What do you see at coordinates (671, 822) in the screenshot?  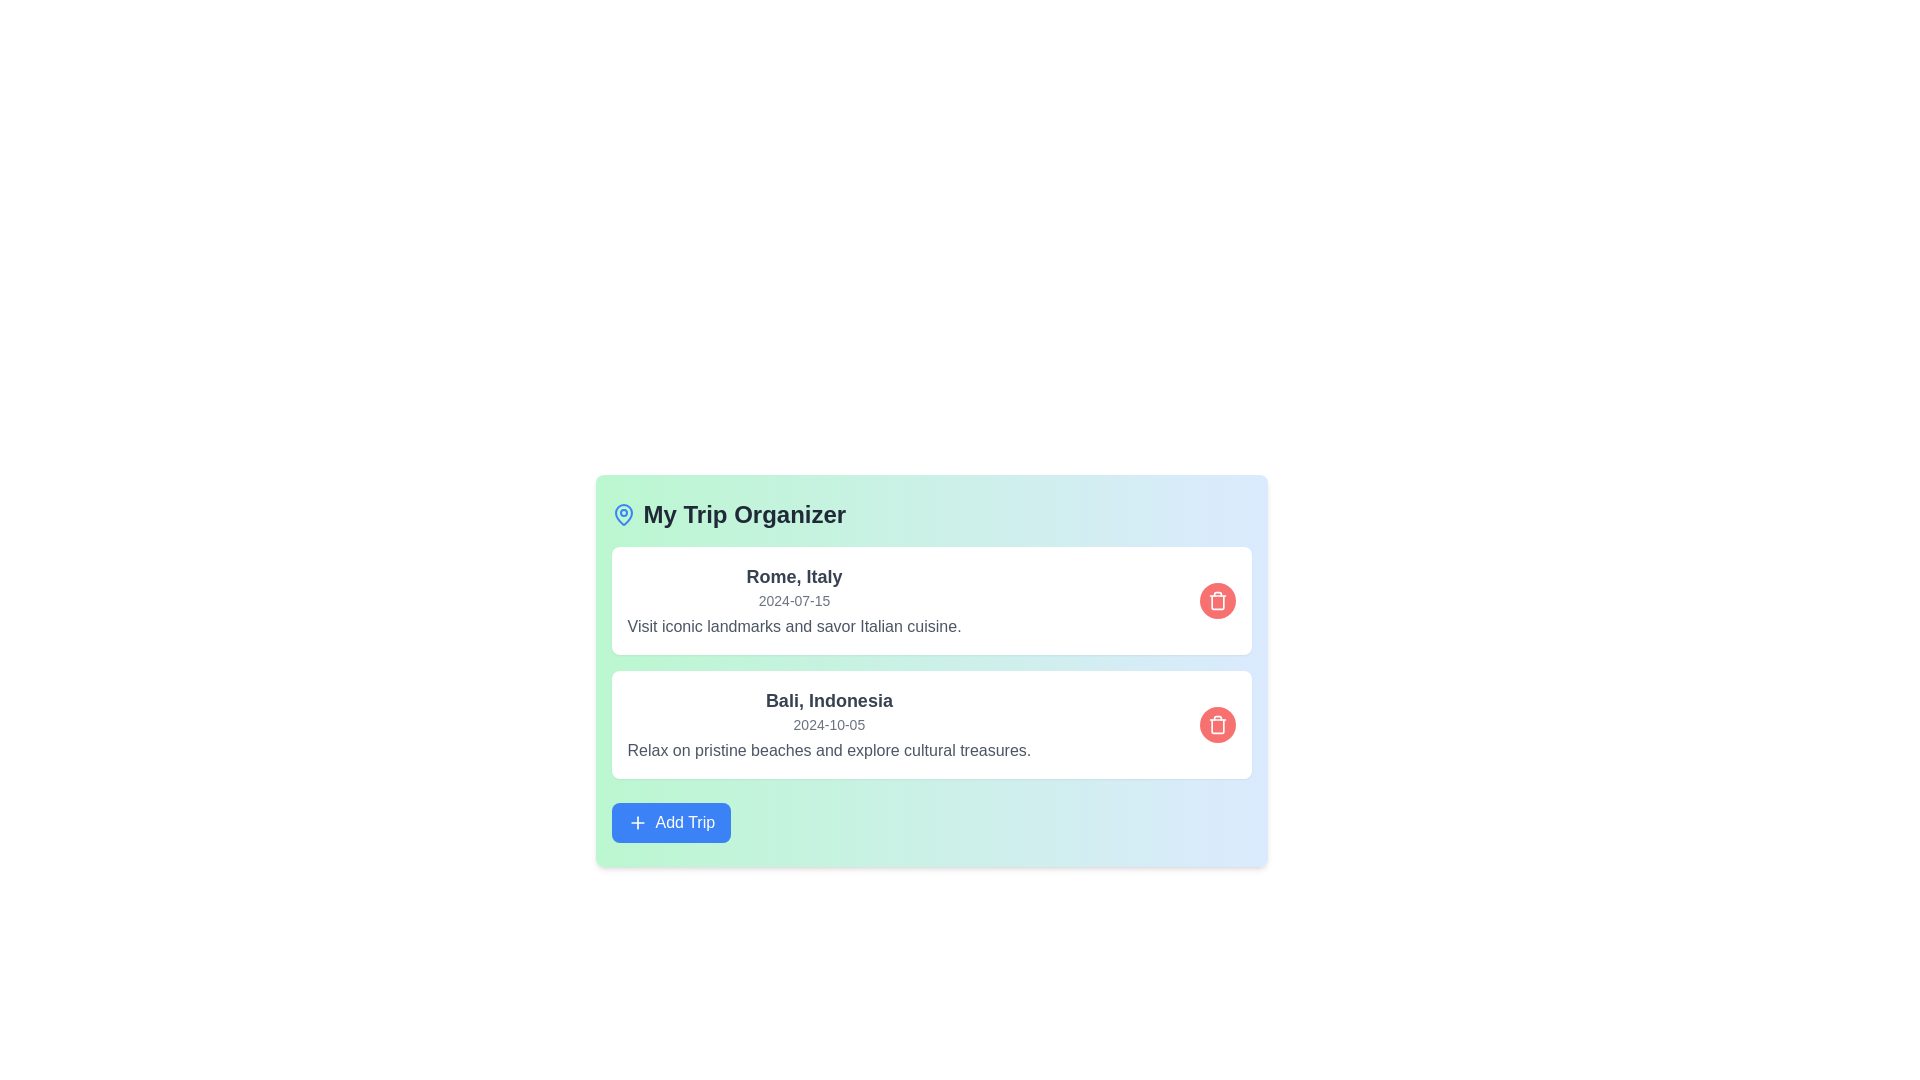 I see `the 'Add Trip' button to add a new trip` at bounding box center [671, 822].